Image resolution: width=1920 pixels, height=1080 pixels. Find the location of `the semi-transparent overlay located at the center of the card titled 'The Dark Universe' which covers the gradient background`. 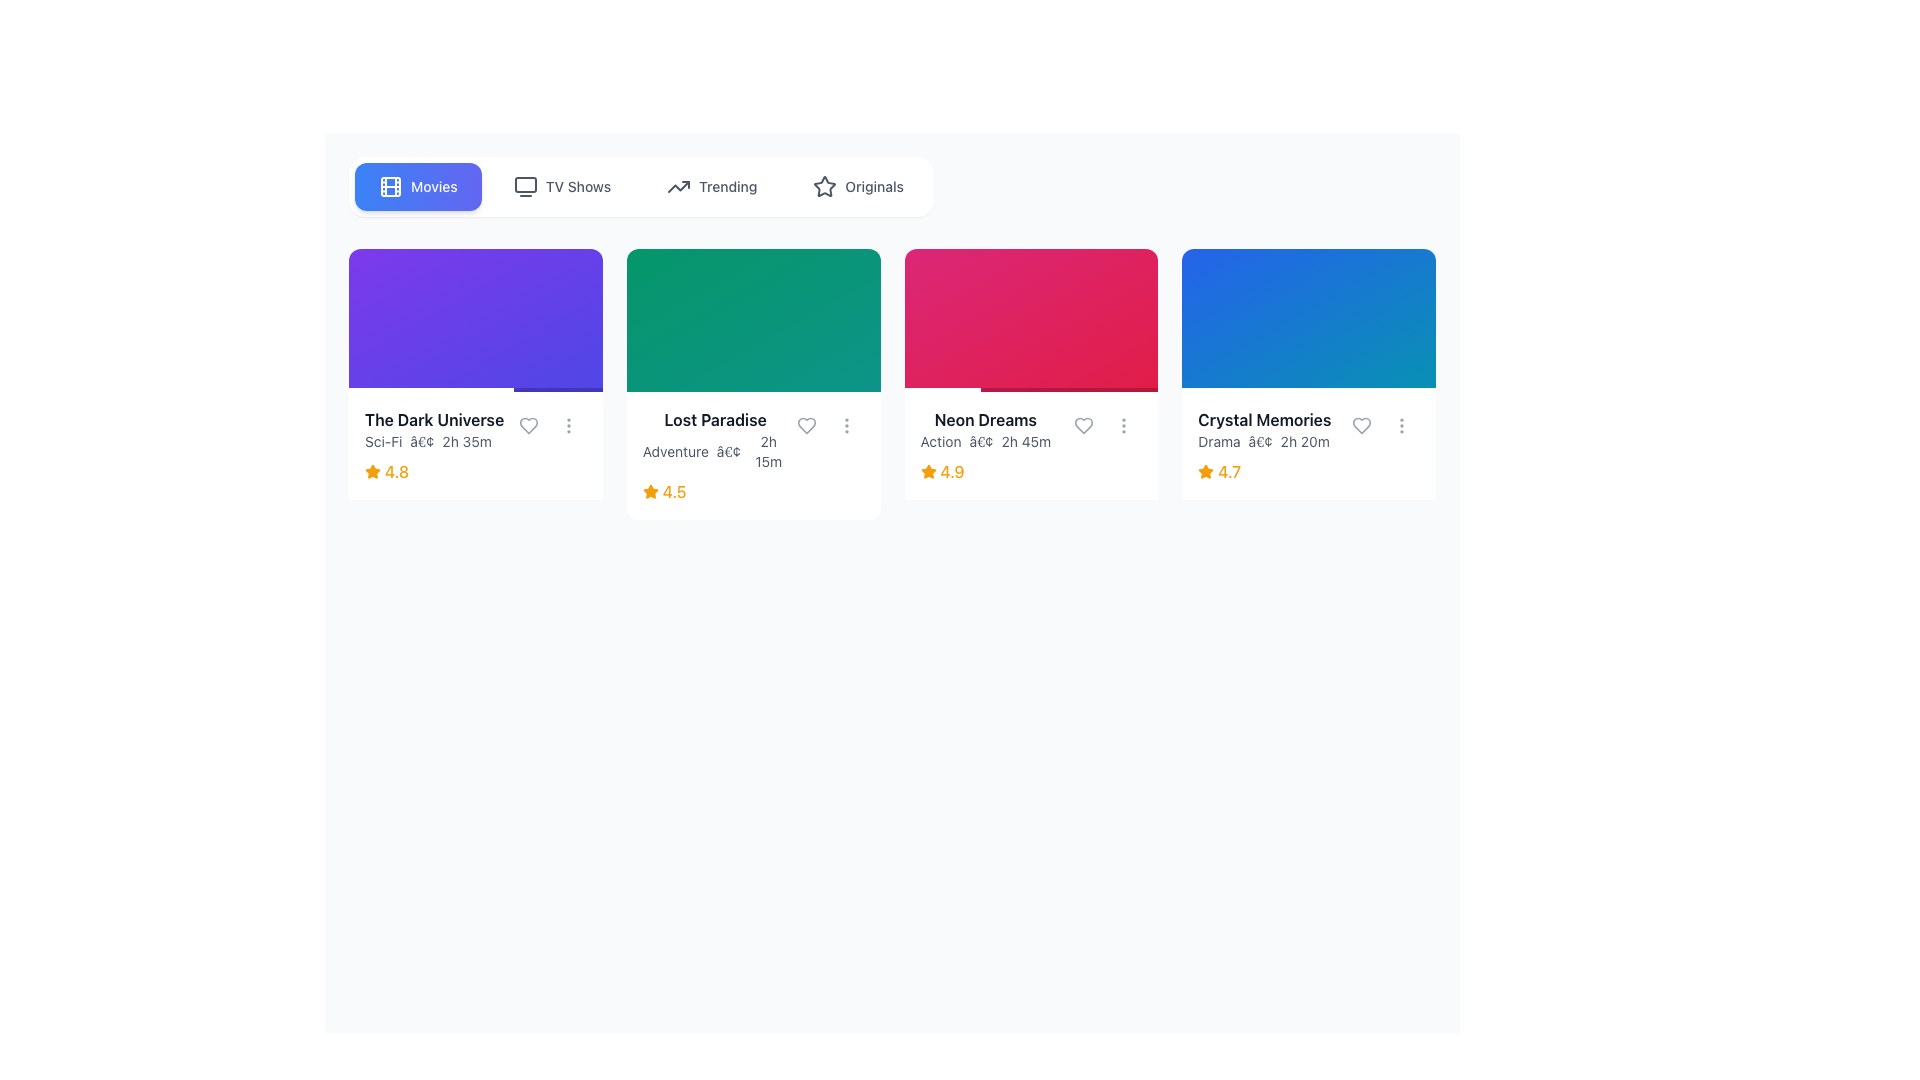

the semi-transparent overlay located at the center of the card titled 'The Dark Universe' which covers the gradient background is located at coordinates (474, 319).